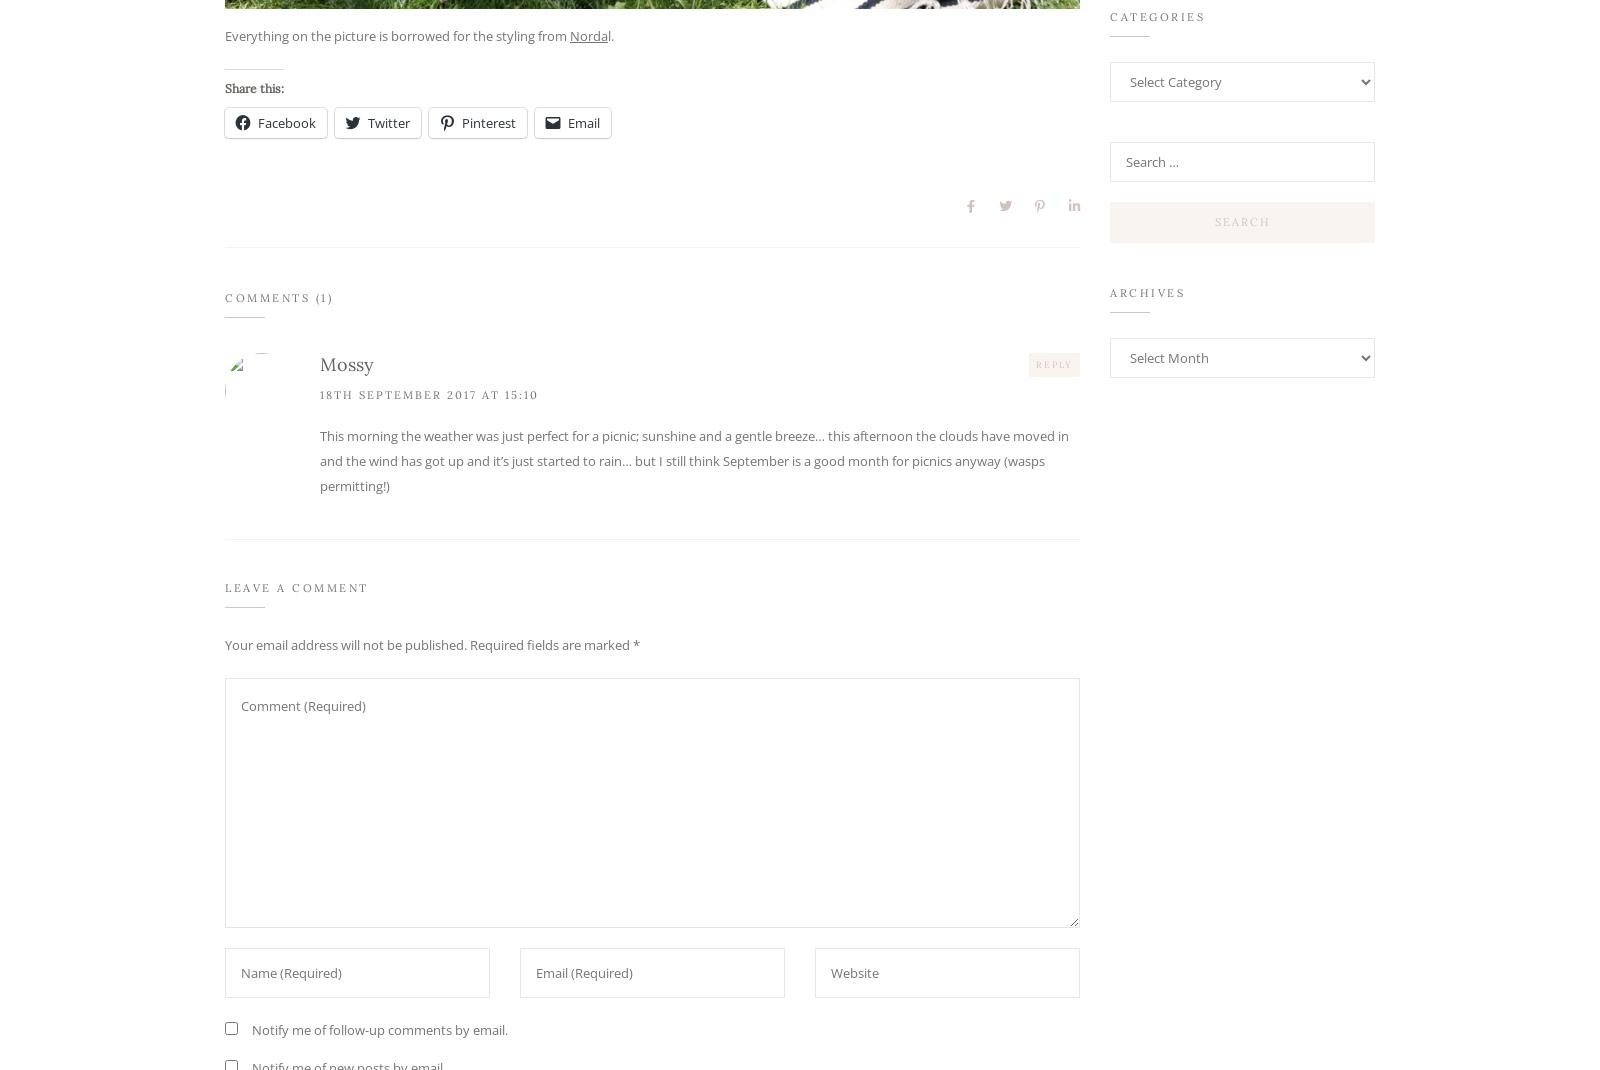 Image resolution: width=1600 pixels, height=1070 pixels. I want to click on 'l.', so click(611, 33).